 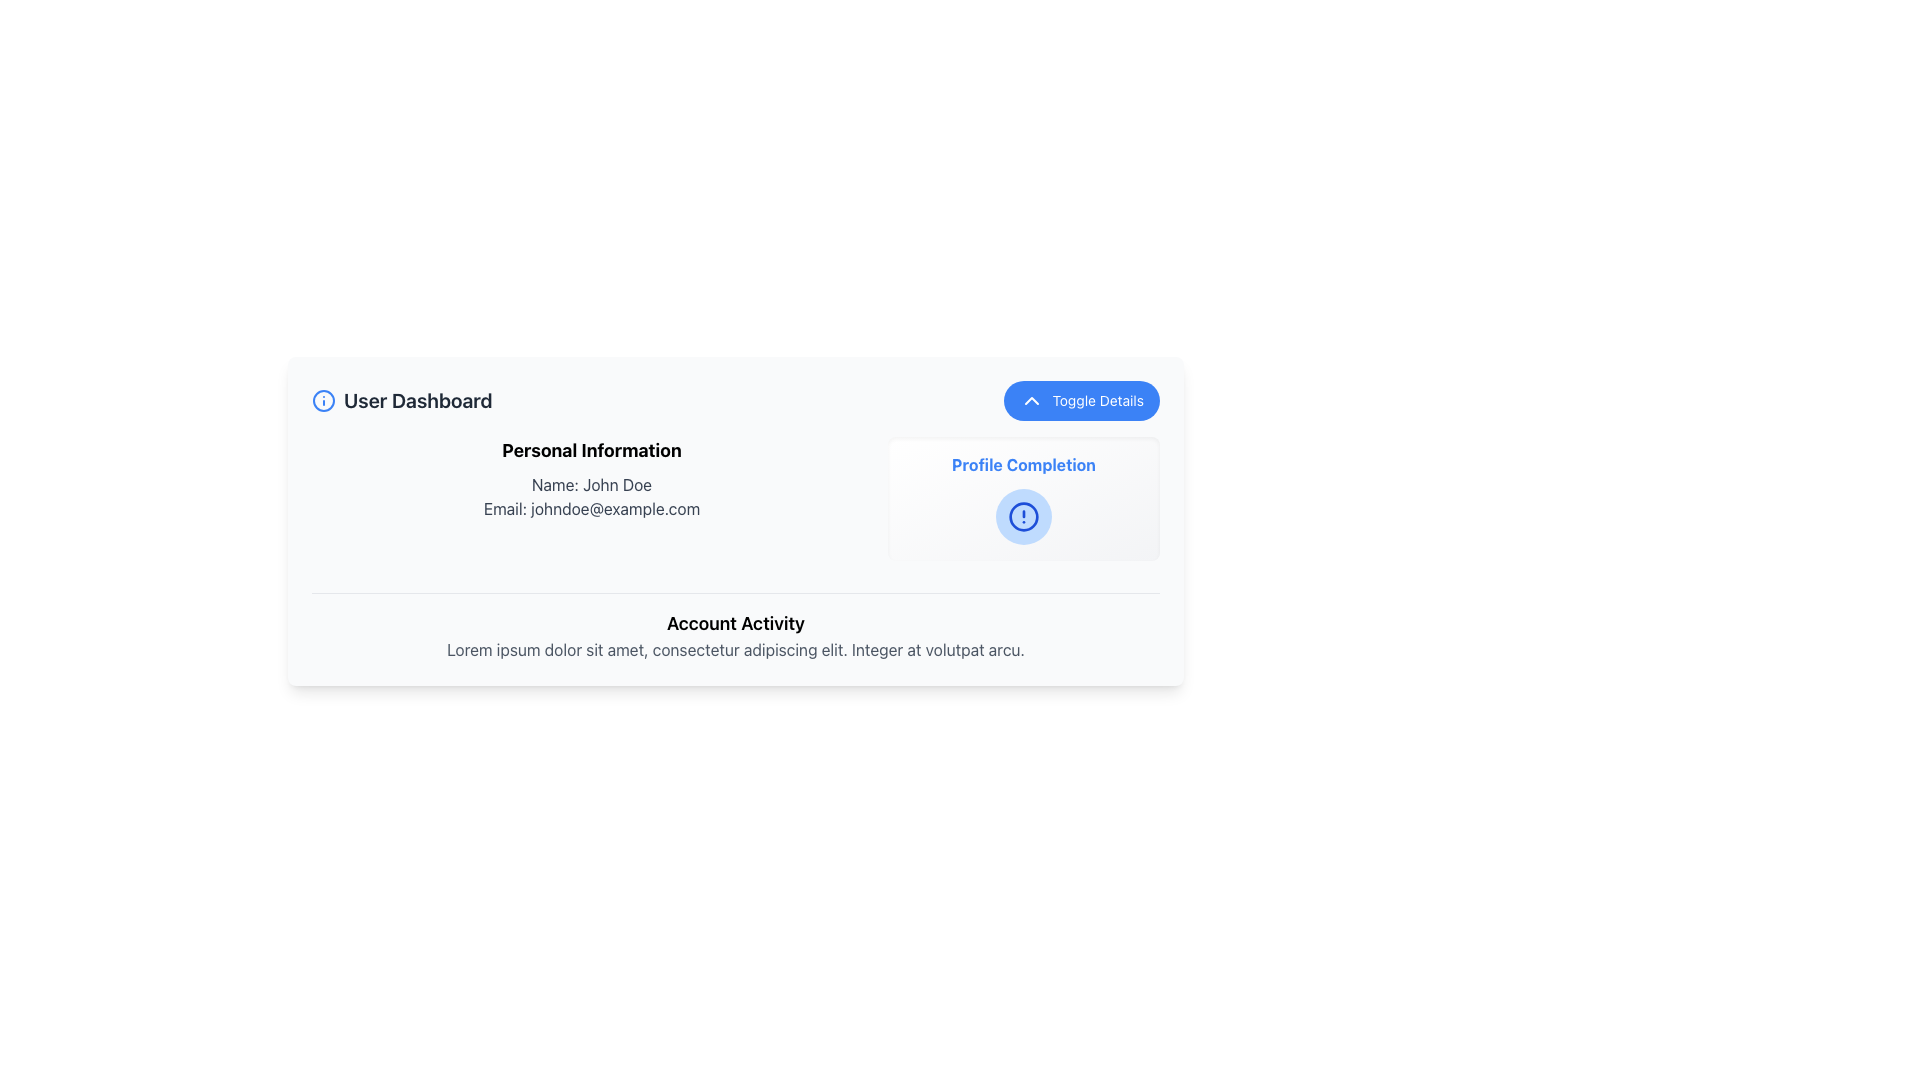 I want to click on the decorative circle component within the SVG icon in the 'Profile Completion' section, which serves as a visual indicator, so click(x=1023, y=515).